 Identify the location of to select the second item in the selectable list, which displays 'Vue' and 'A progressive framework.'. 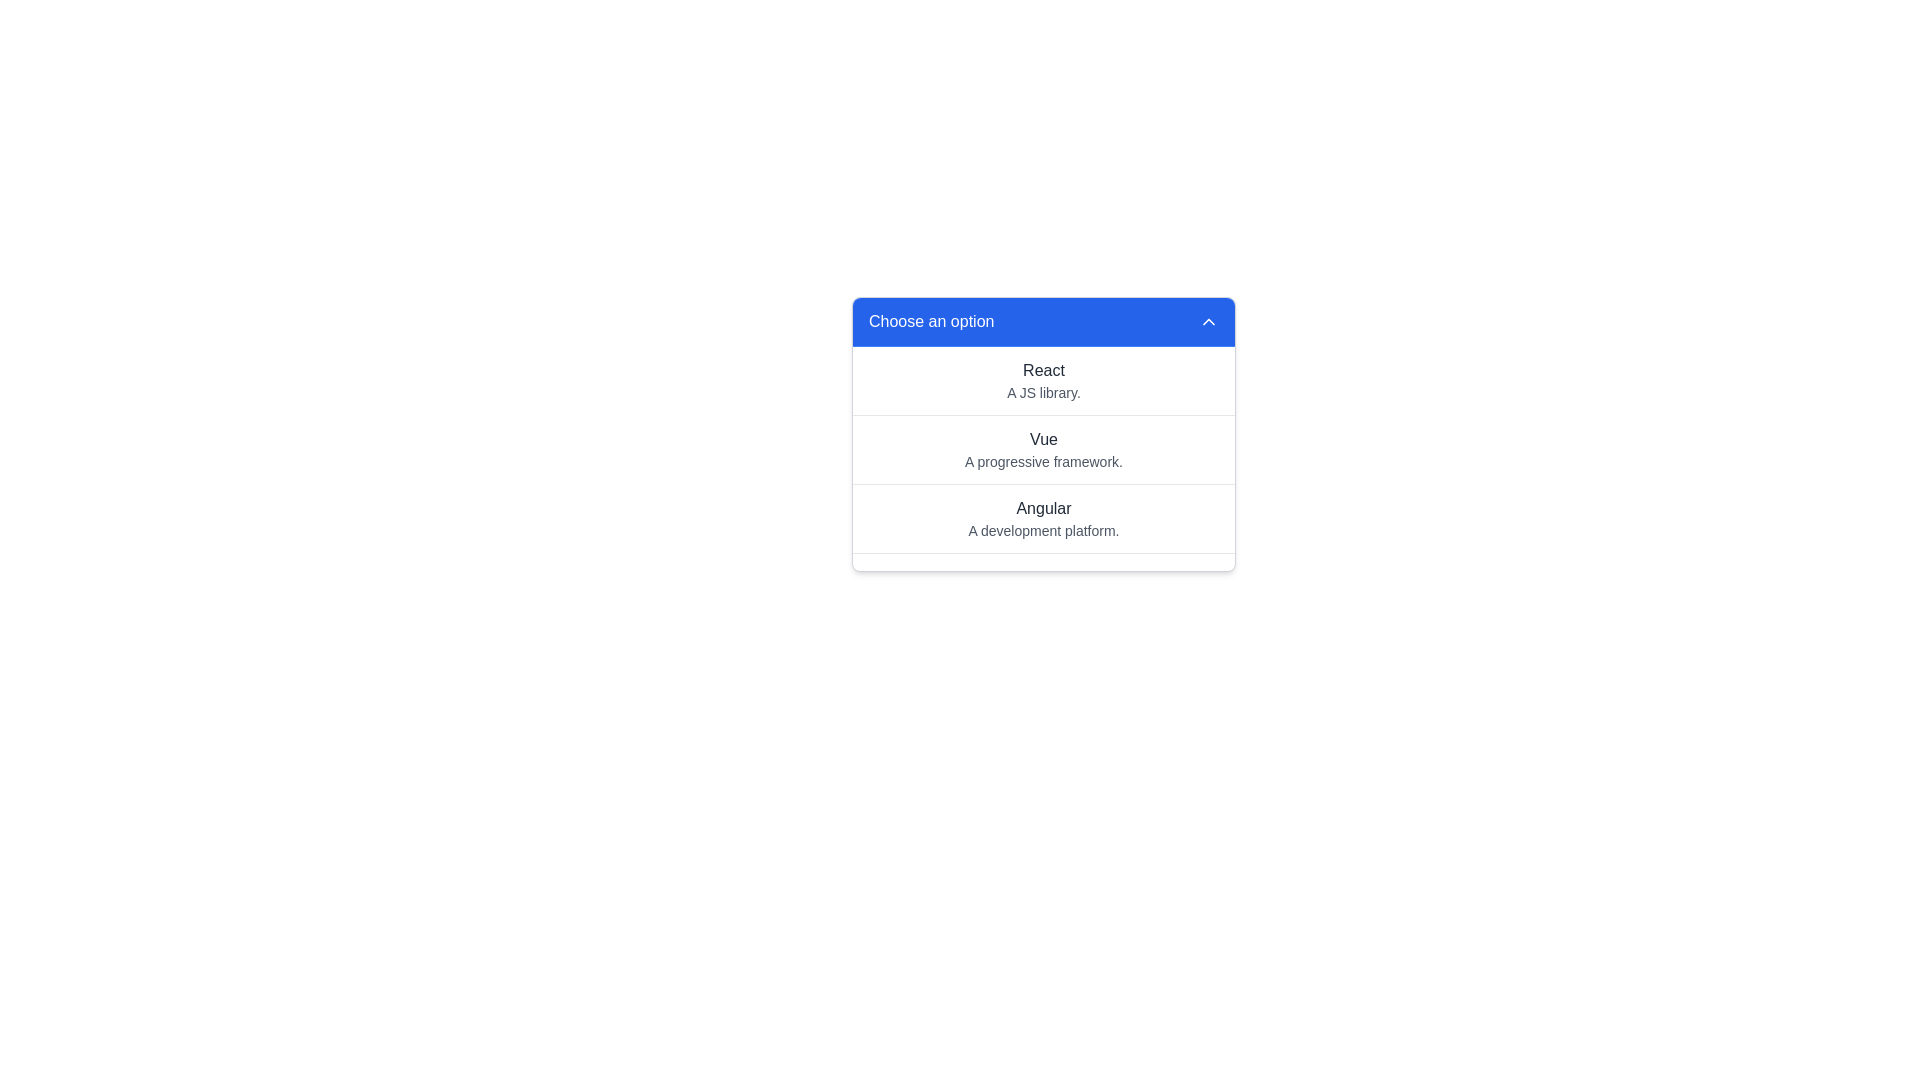
(1042, 447).